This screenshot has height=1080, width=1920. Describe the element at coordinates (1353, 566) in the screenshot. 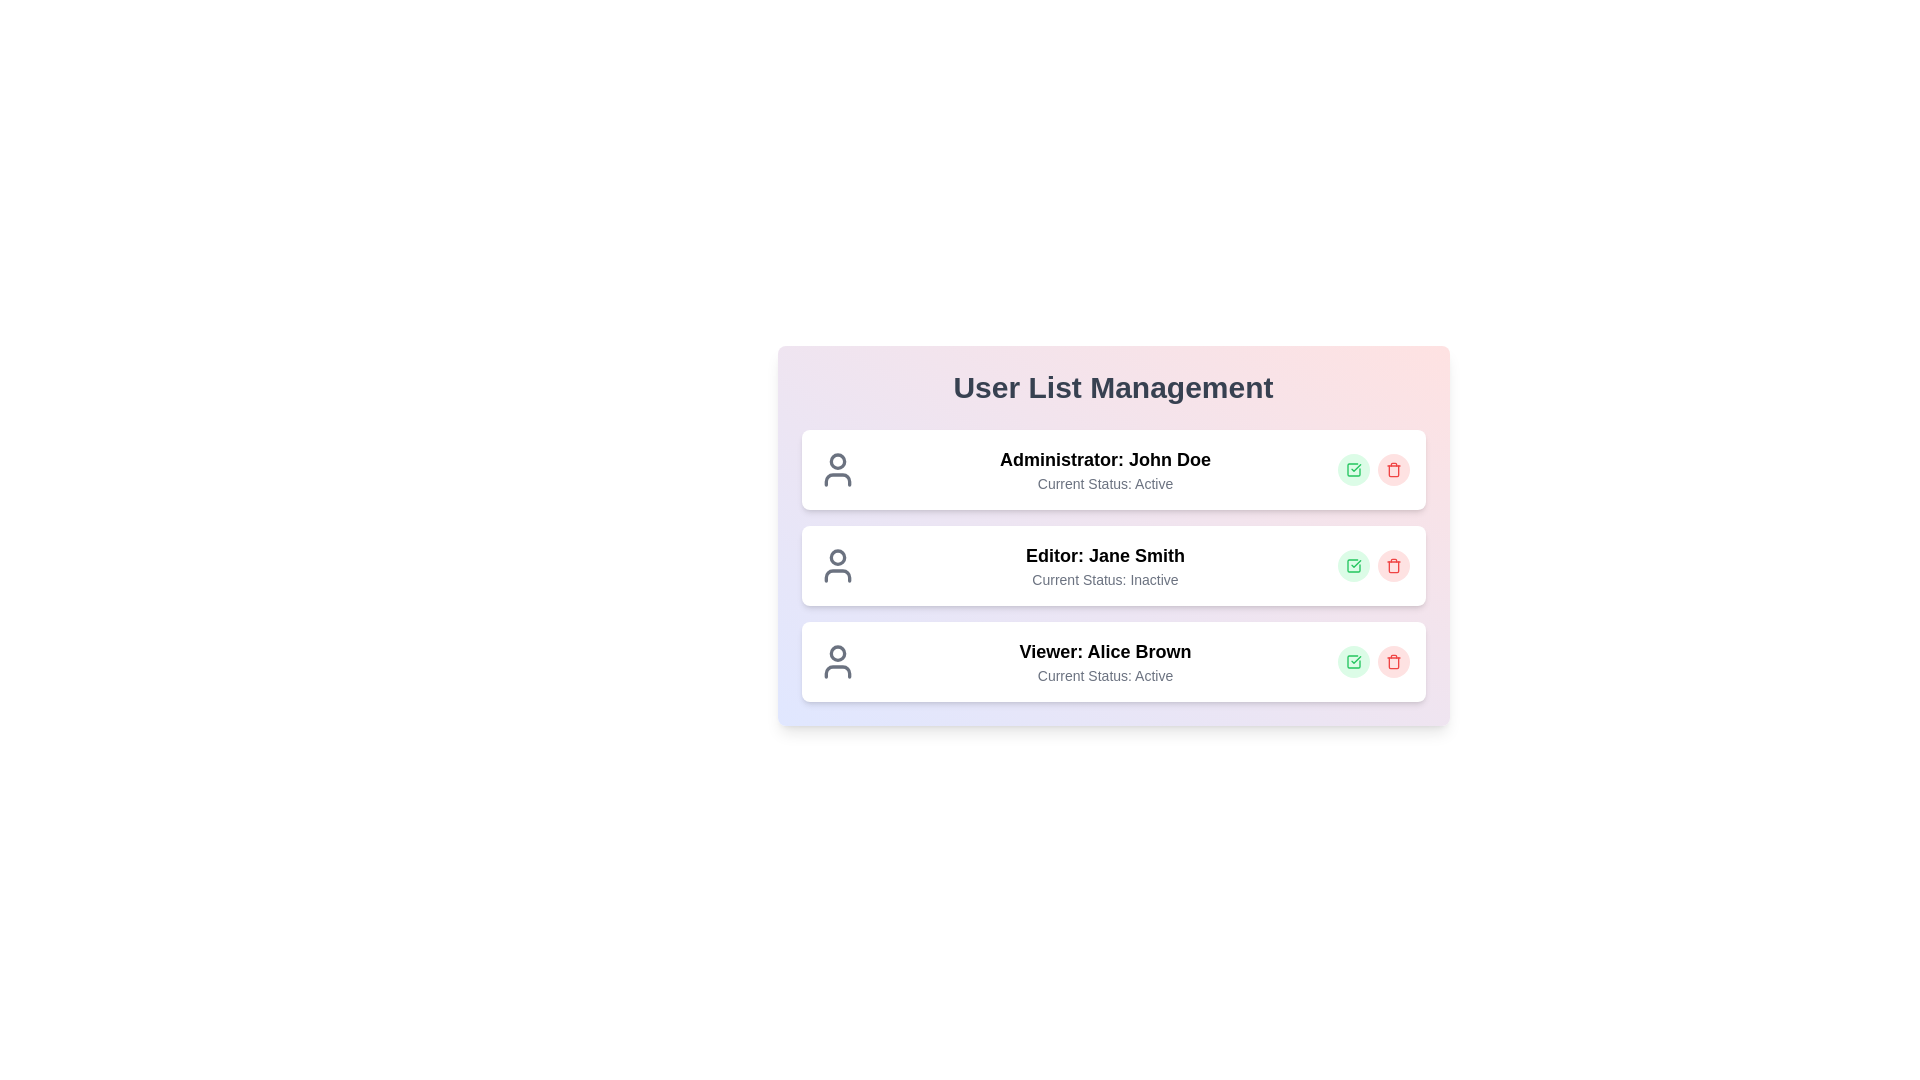

I see `the green checkmark icon located in the rightmost column of the list, specifically in the row for 'Editor: Jane Smith'` at that location.